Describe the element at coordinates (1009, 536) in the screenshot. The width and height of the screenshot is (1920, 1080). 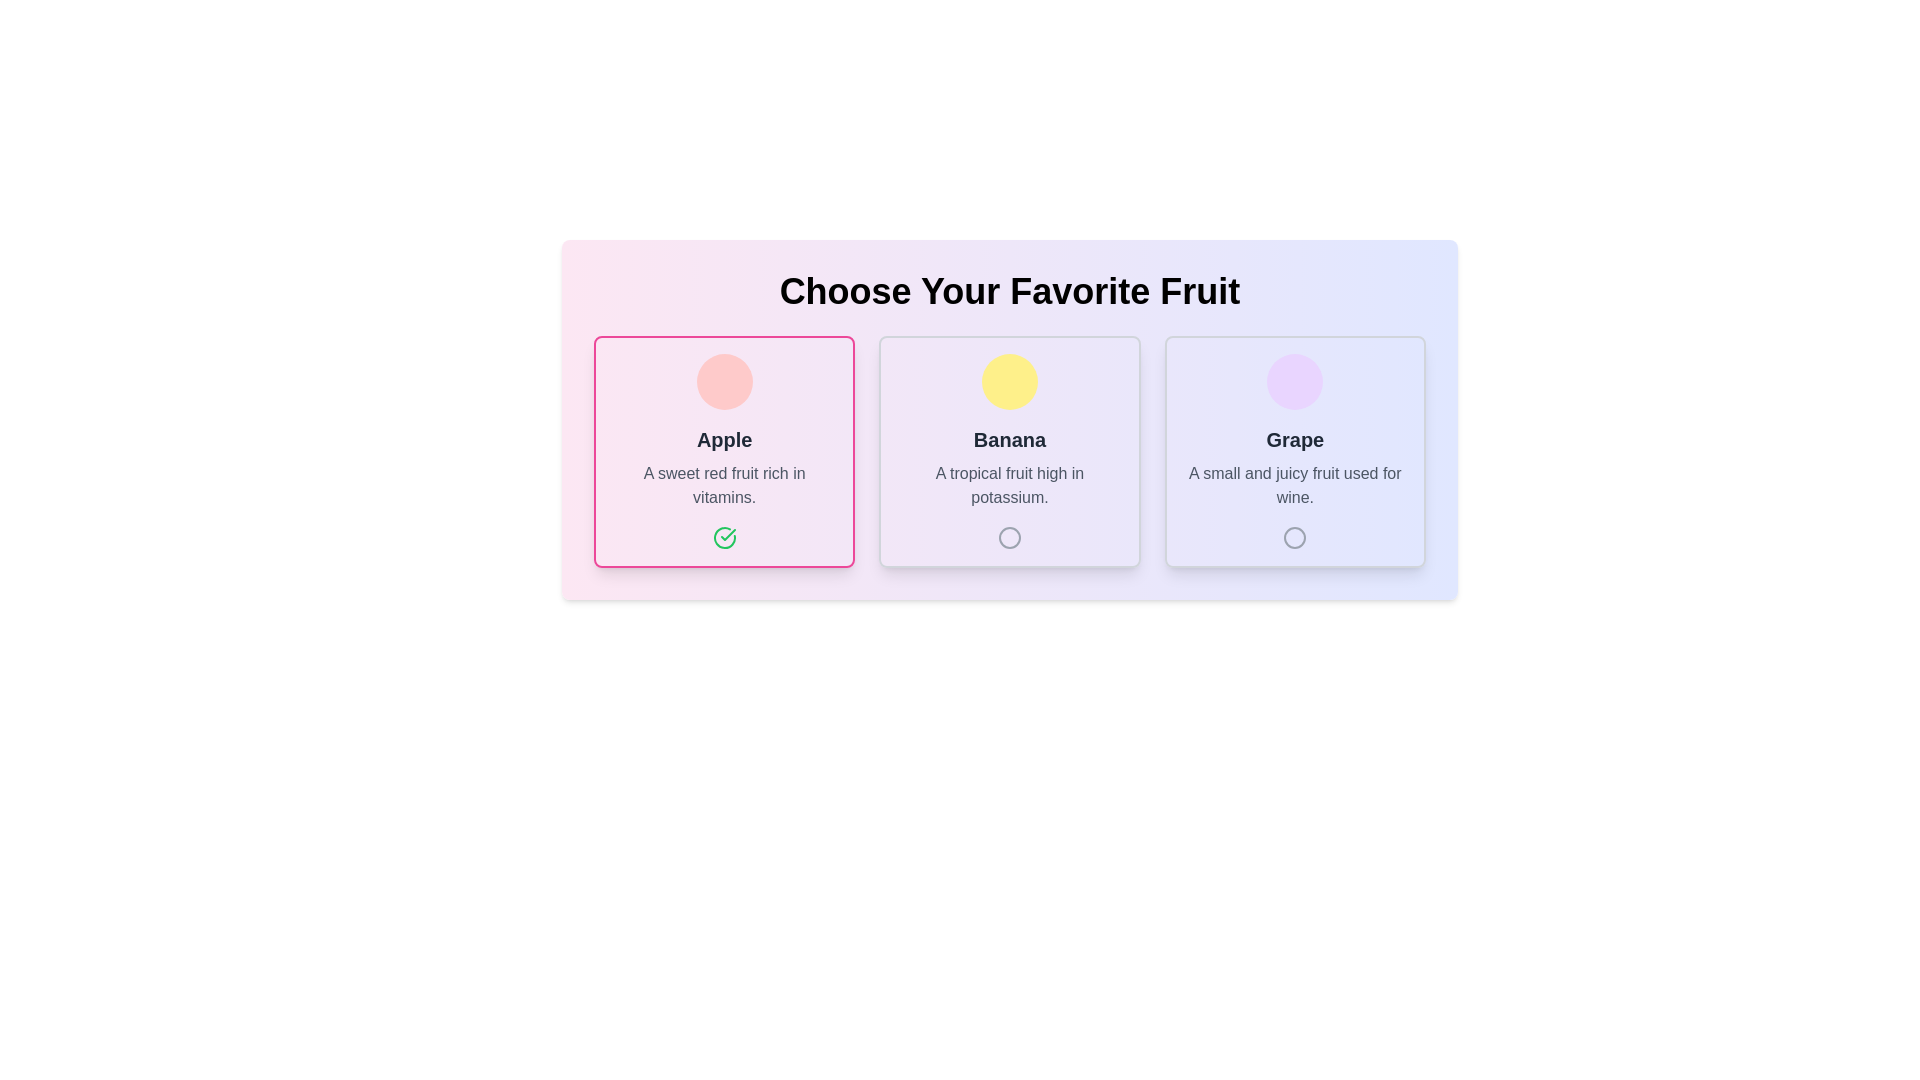
I see `the circular icon or button located at the bottom area of the 'Banana' card` at that location.